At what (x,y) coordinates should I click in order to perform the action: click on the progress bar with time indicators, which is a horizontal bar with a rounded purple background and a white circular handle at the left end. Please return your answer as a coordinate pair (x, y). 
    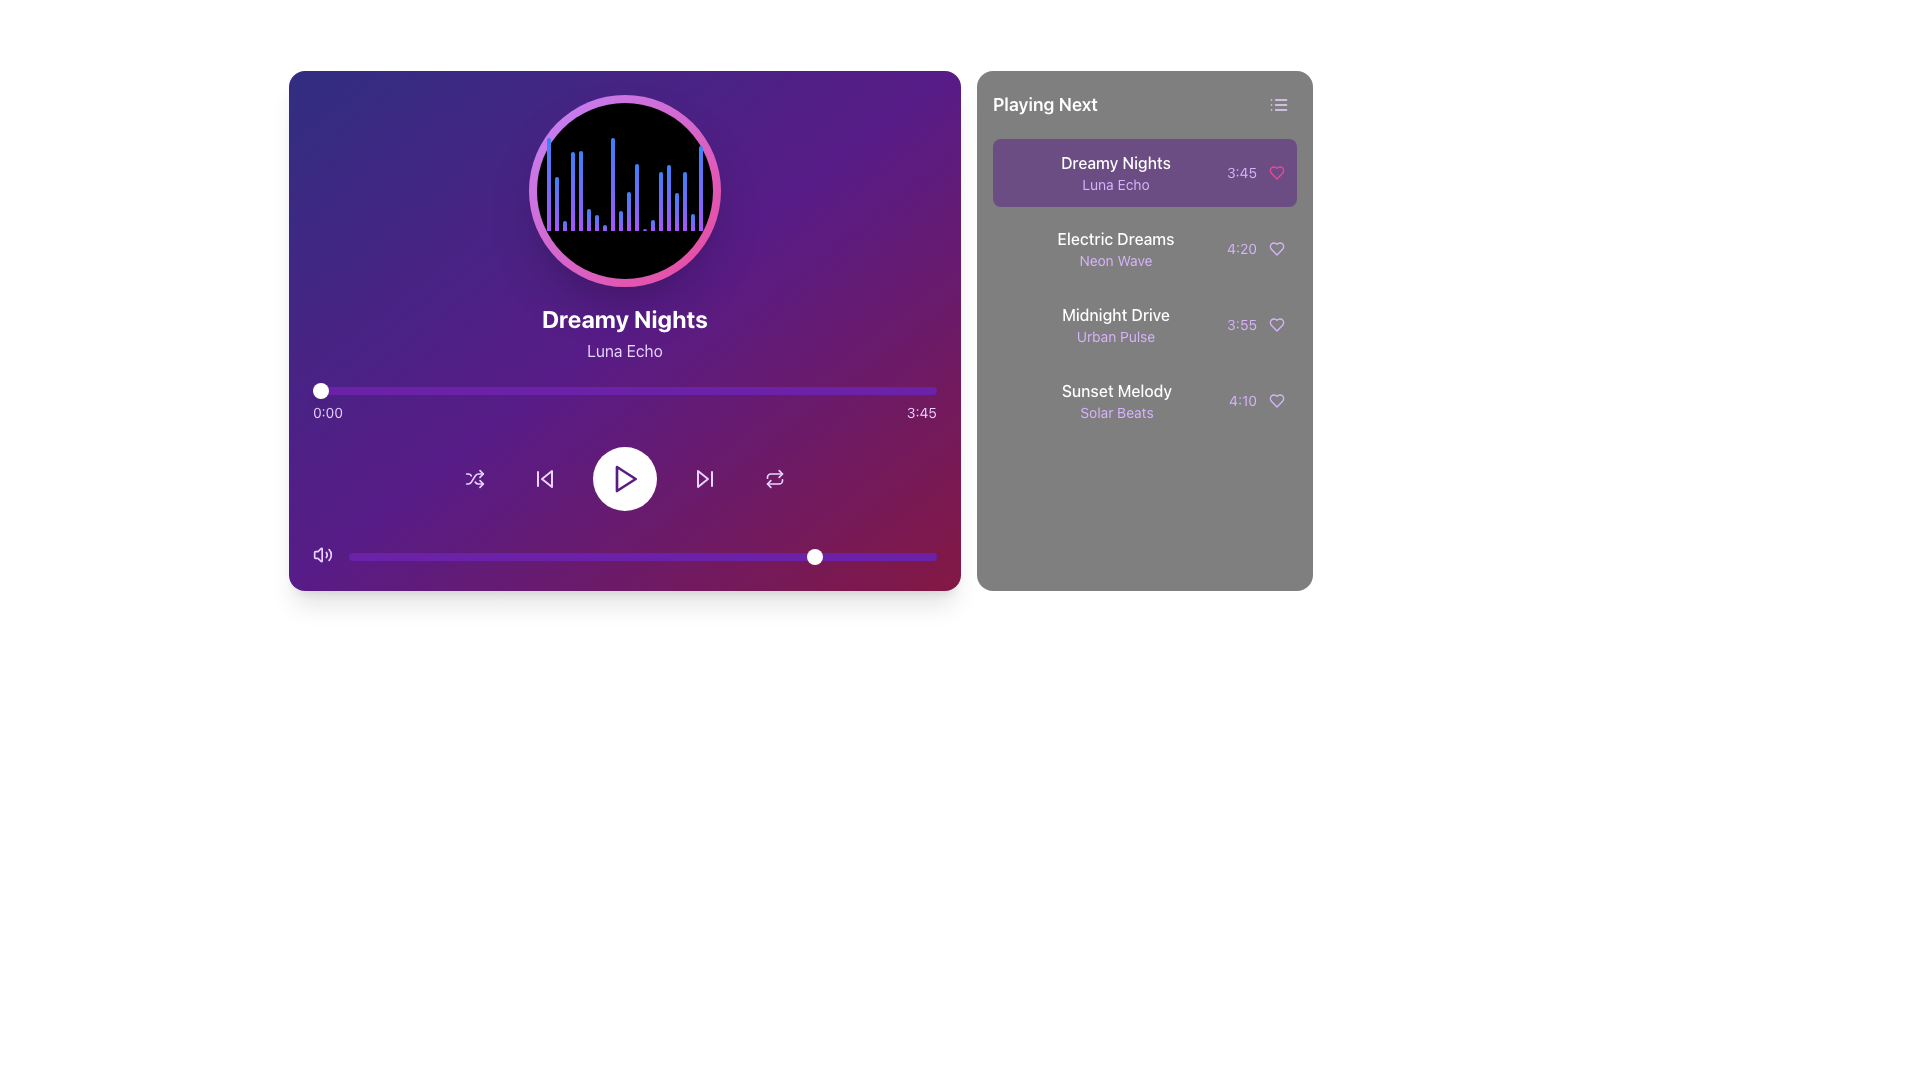
    Looking at the image, I should click on (623, 405).